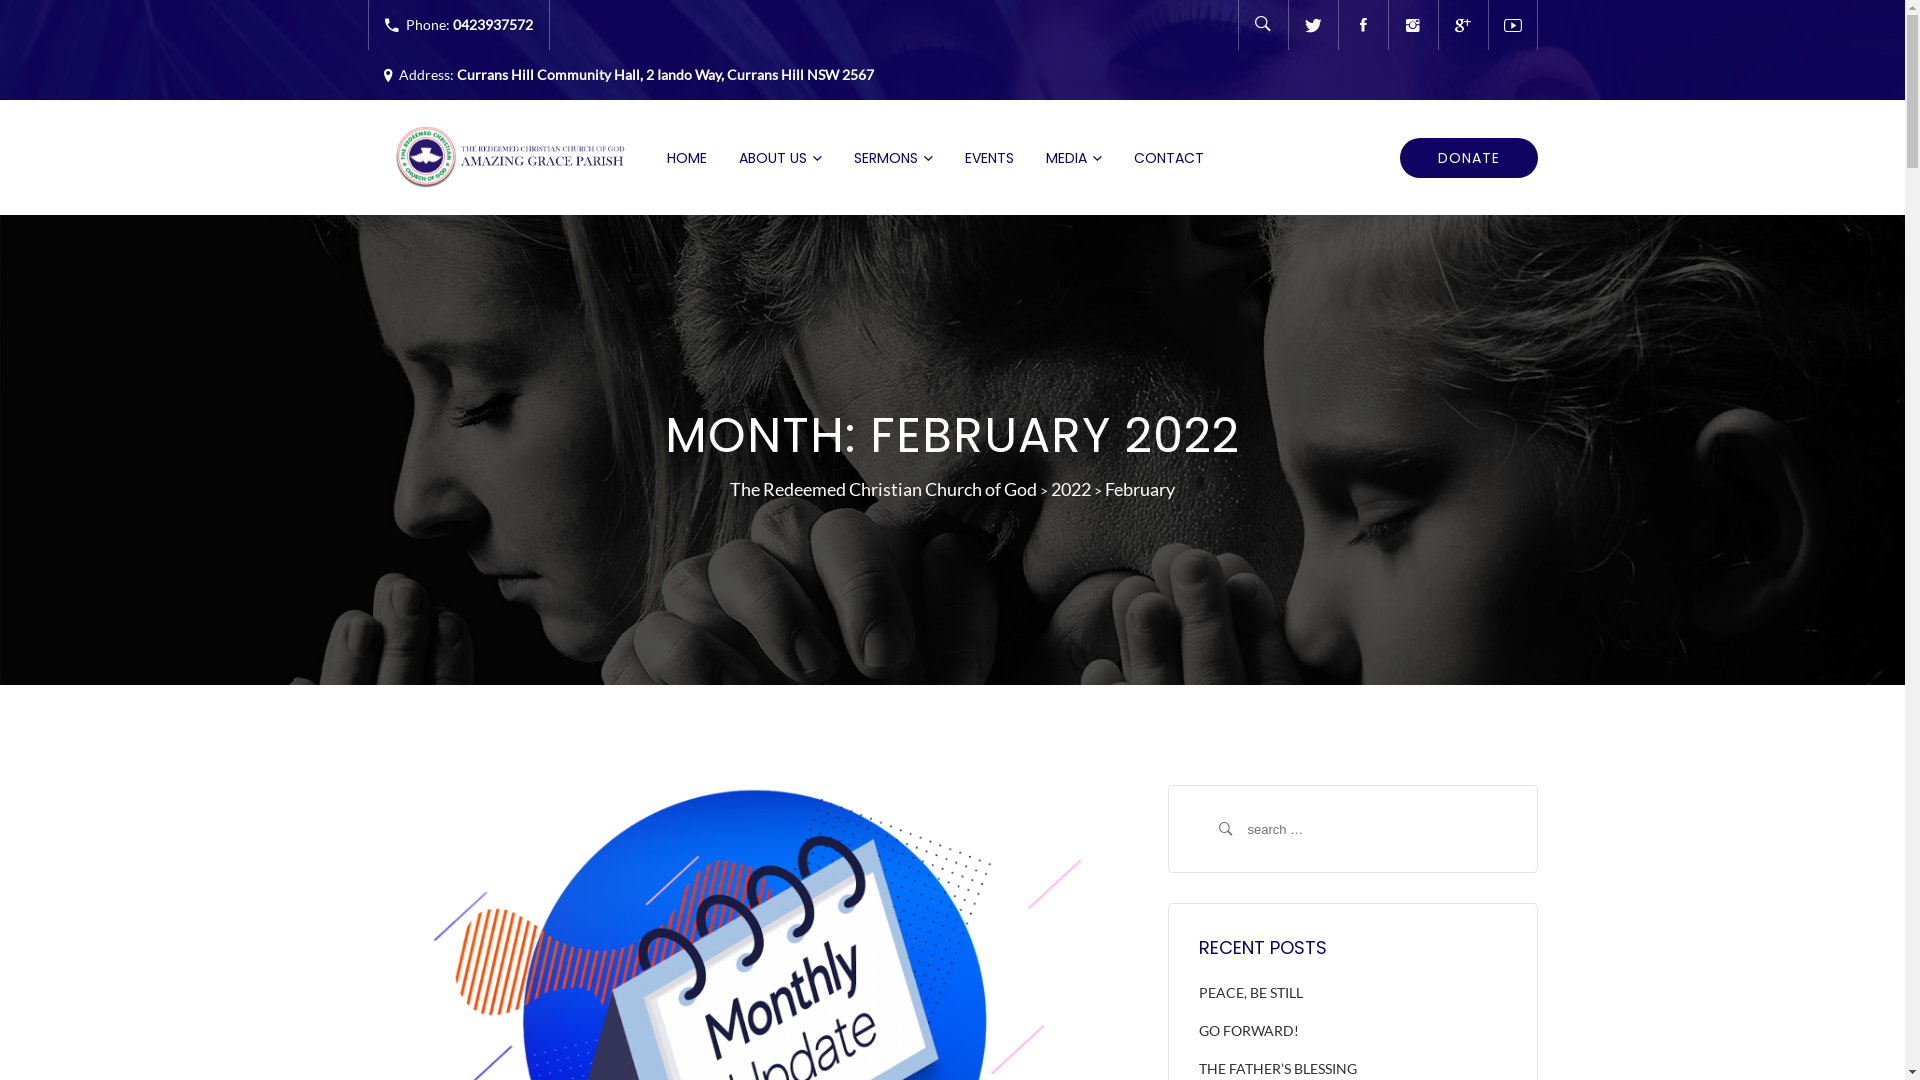  What do you see at coordinates (882, 489) in the screenshot?
I see `'The Redeemed Christian Church of God'` at bounding box center [882, 489].